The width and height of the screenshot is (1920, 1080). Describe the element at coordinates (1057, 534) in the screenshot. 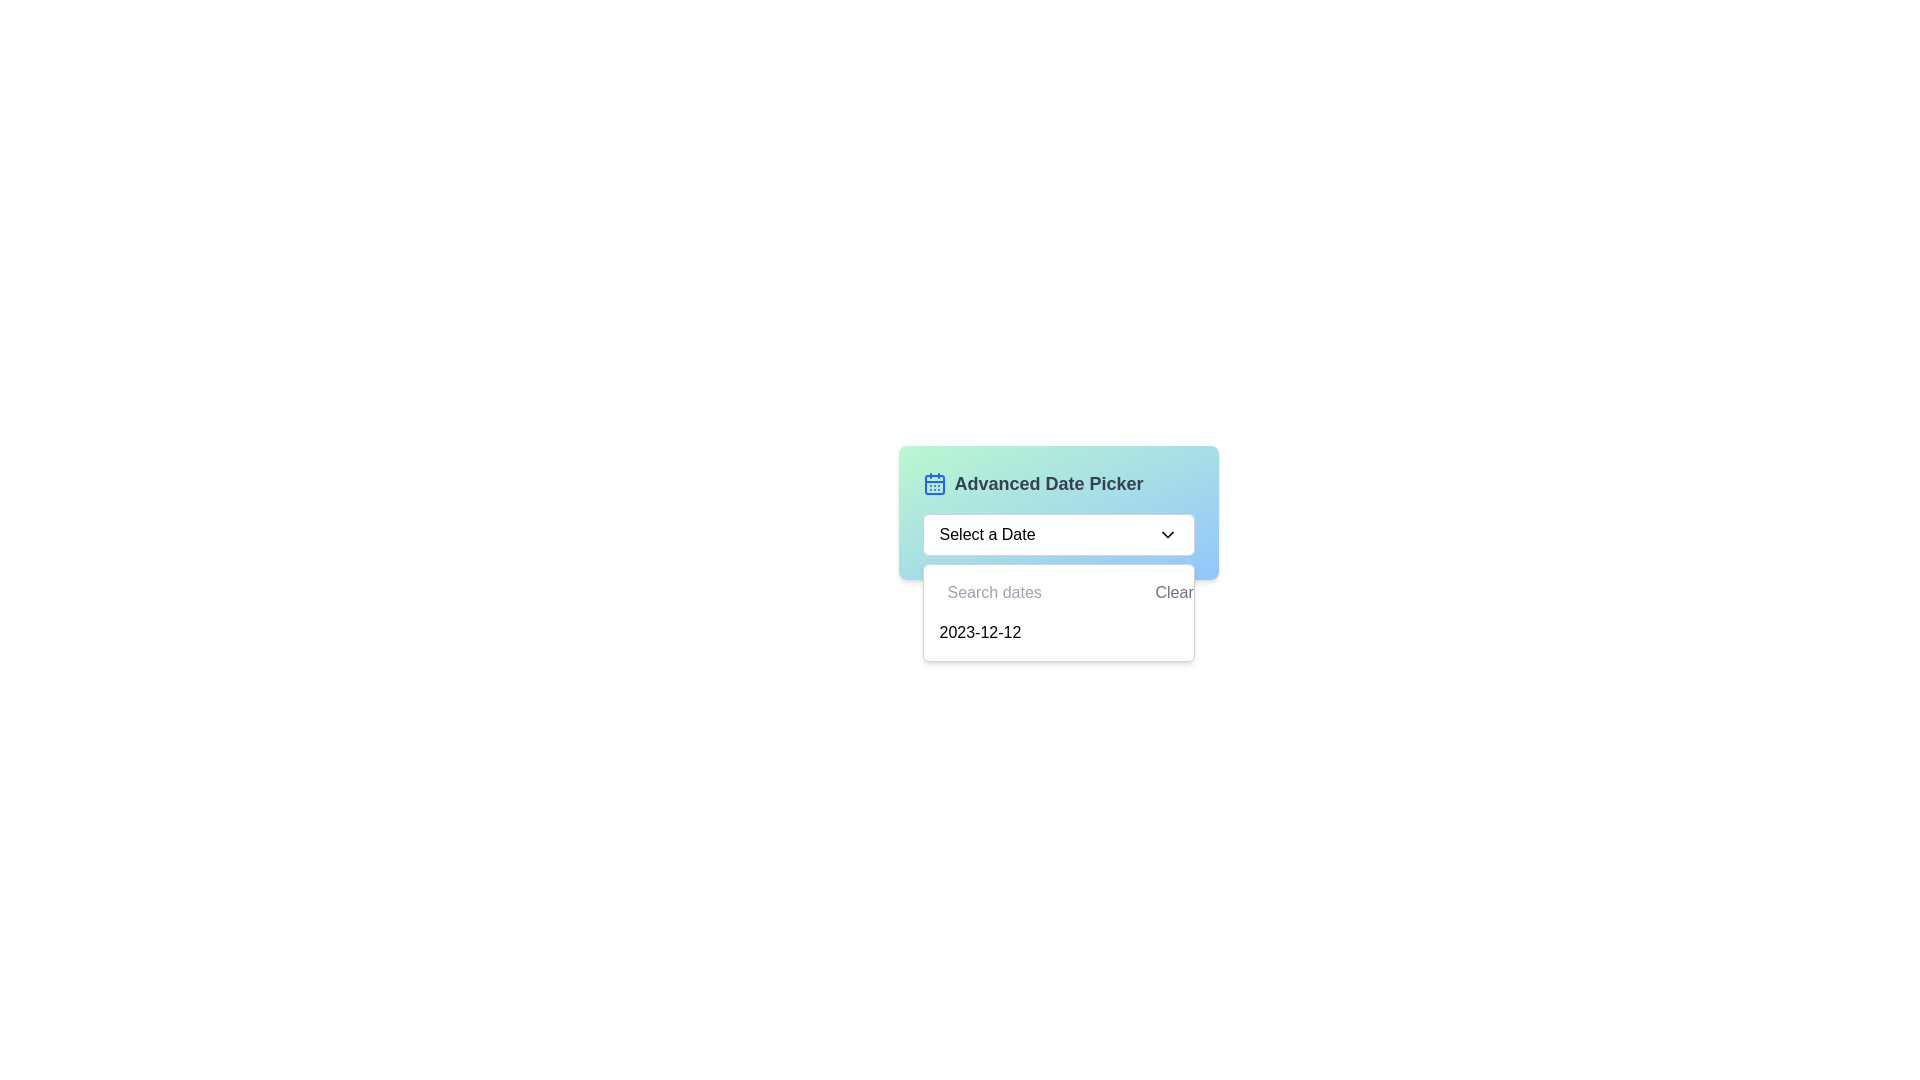

I see `the dropdown menu labeled 'Select a Date'` at that location.